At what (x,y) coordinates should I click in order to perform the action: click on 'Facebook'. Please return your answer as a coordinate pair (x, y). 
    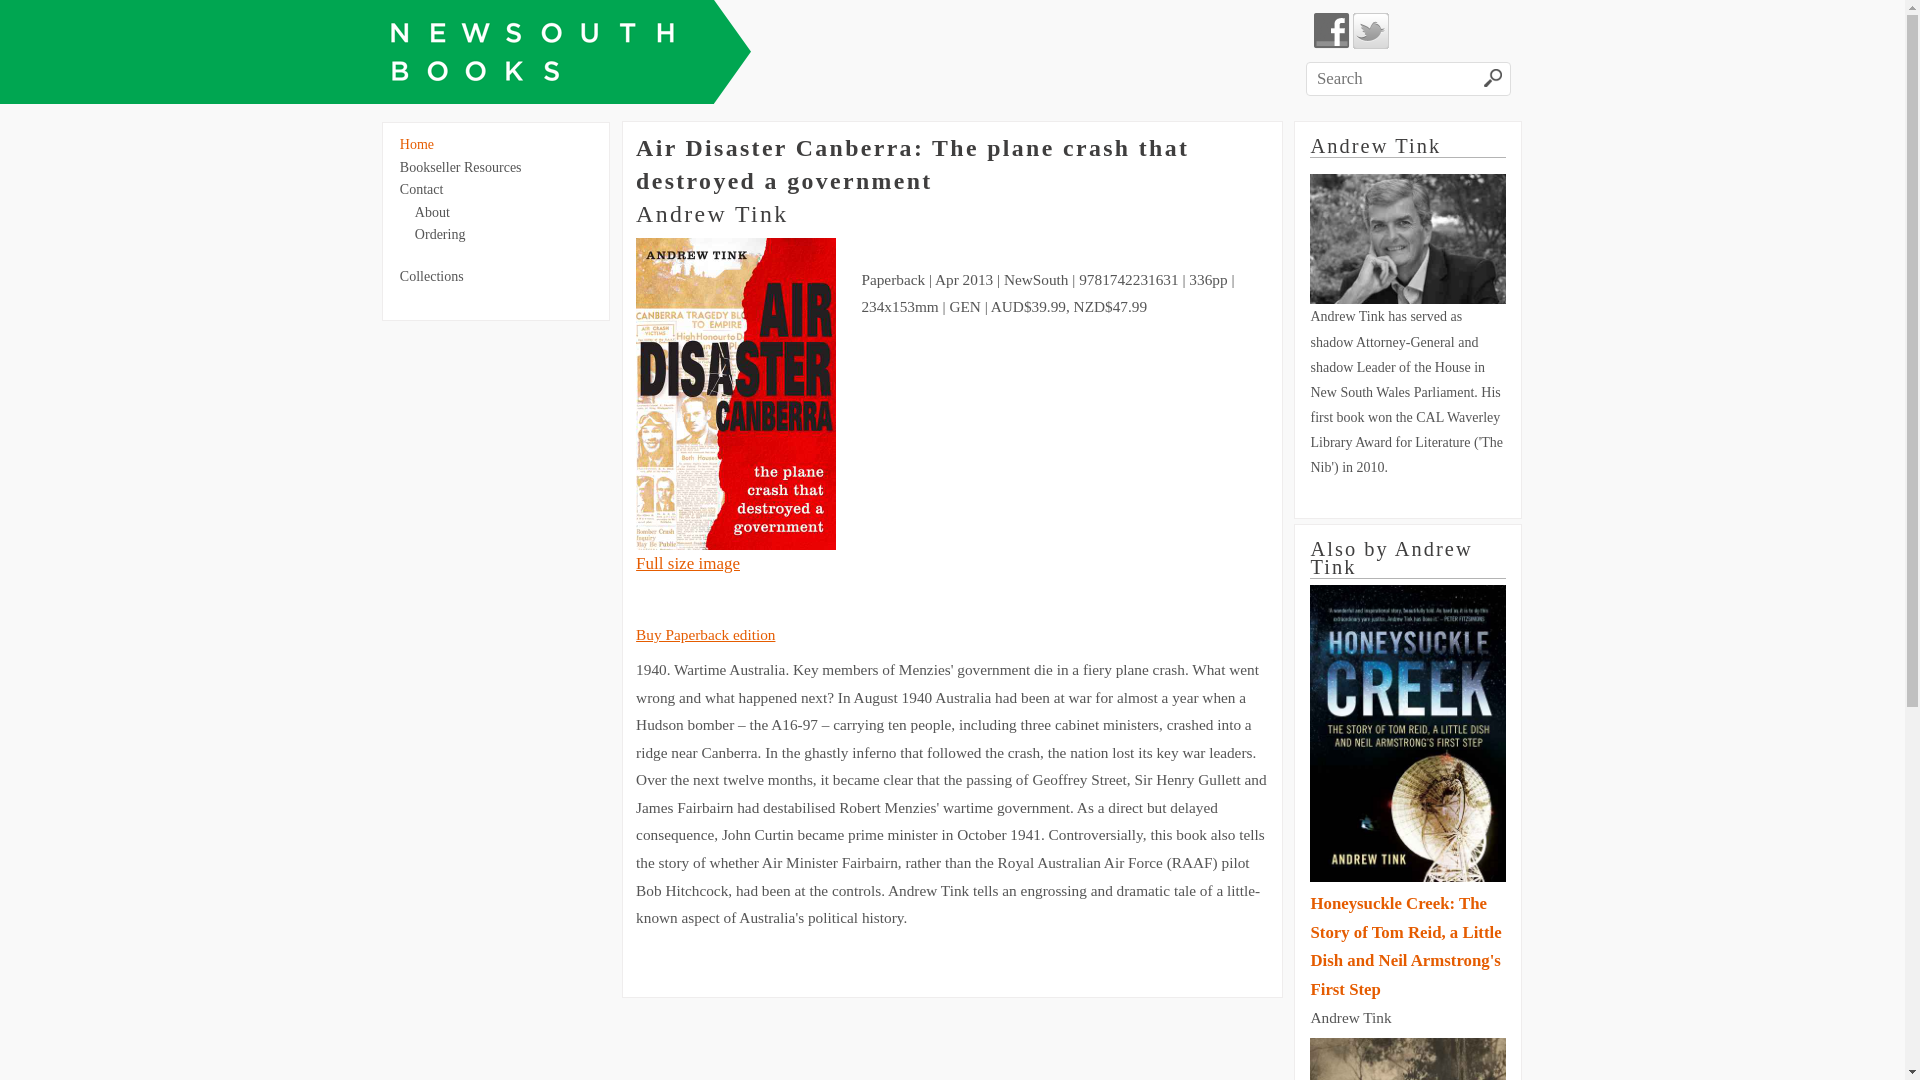
    Looking at the image, I should click on (1331, 30).